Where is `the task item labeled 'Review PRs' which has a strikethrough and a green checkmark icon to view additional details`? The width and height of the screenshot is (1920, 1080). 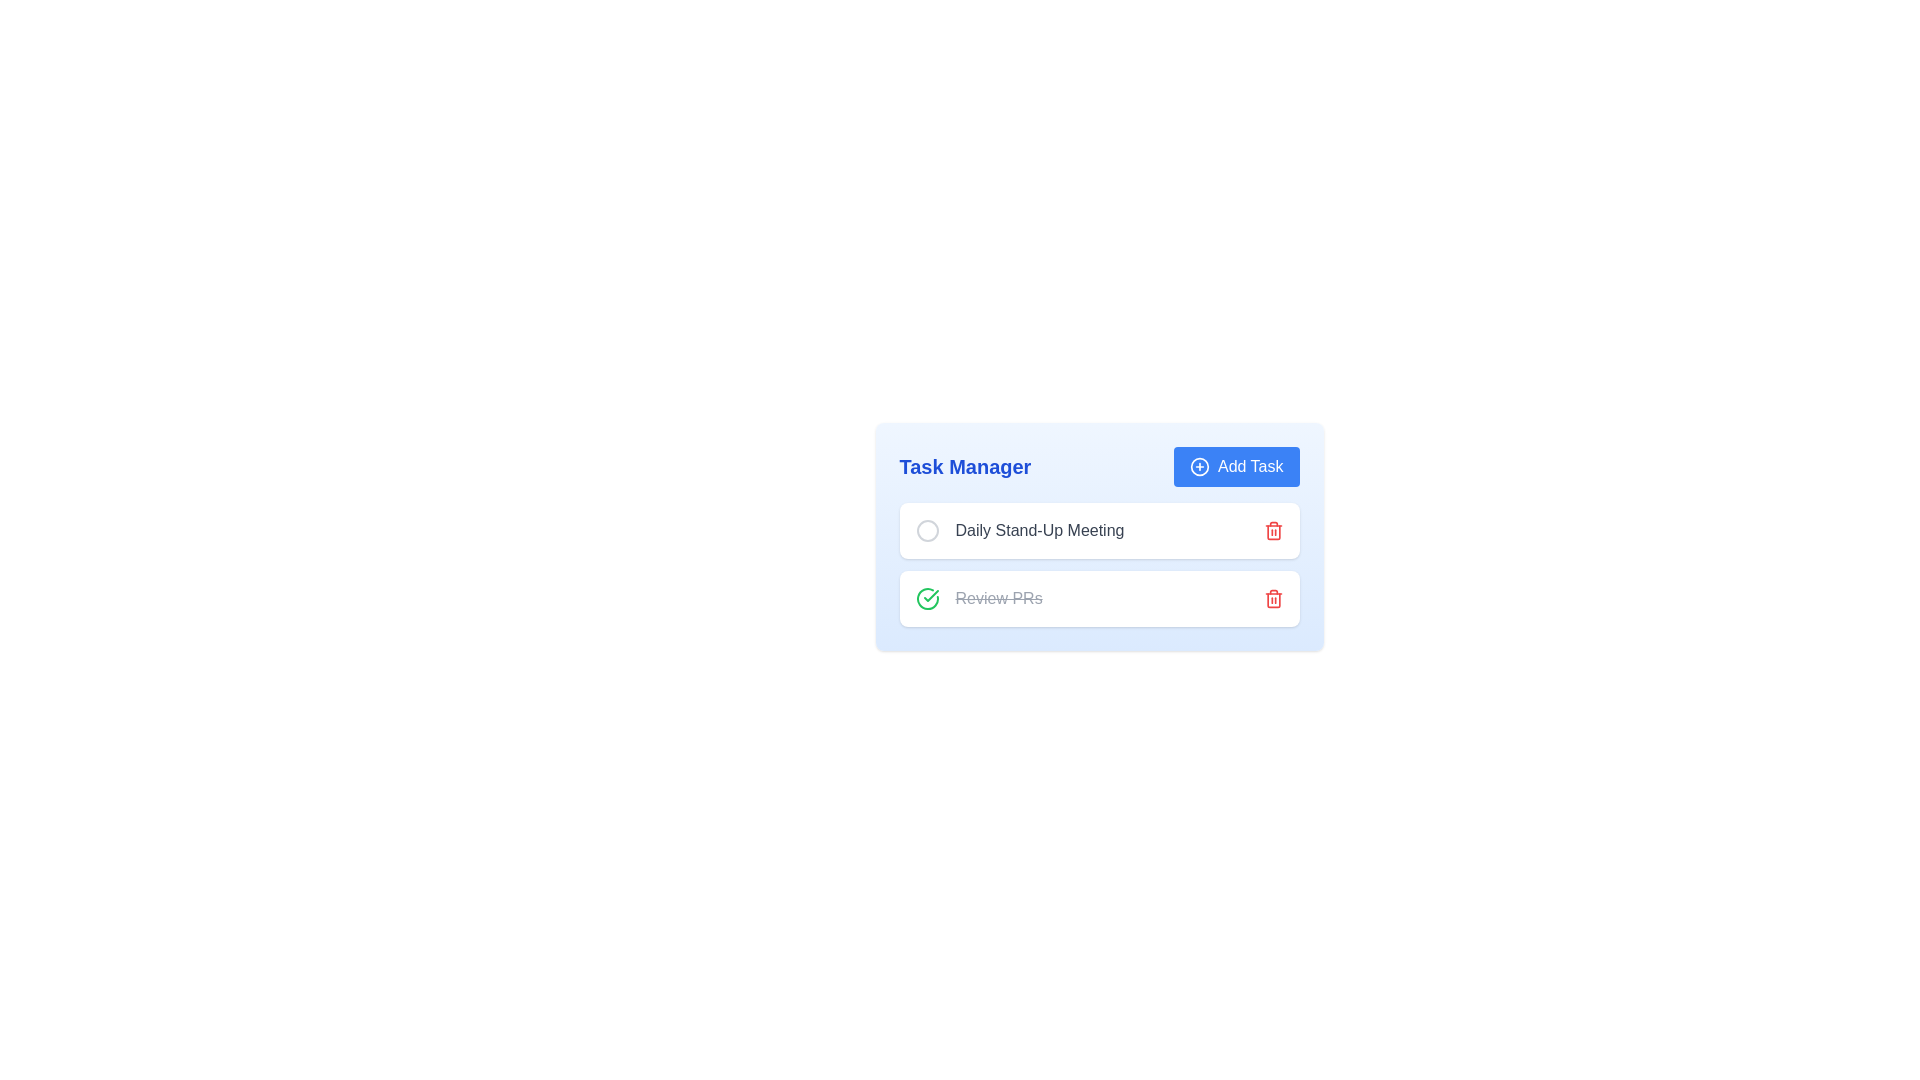 the task item labeled 'Review PRs' which has a strikethrough and a green checkmark icon to view additional details is located at coordinates (979, 597).